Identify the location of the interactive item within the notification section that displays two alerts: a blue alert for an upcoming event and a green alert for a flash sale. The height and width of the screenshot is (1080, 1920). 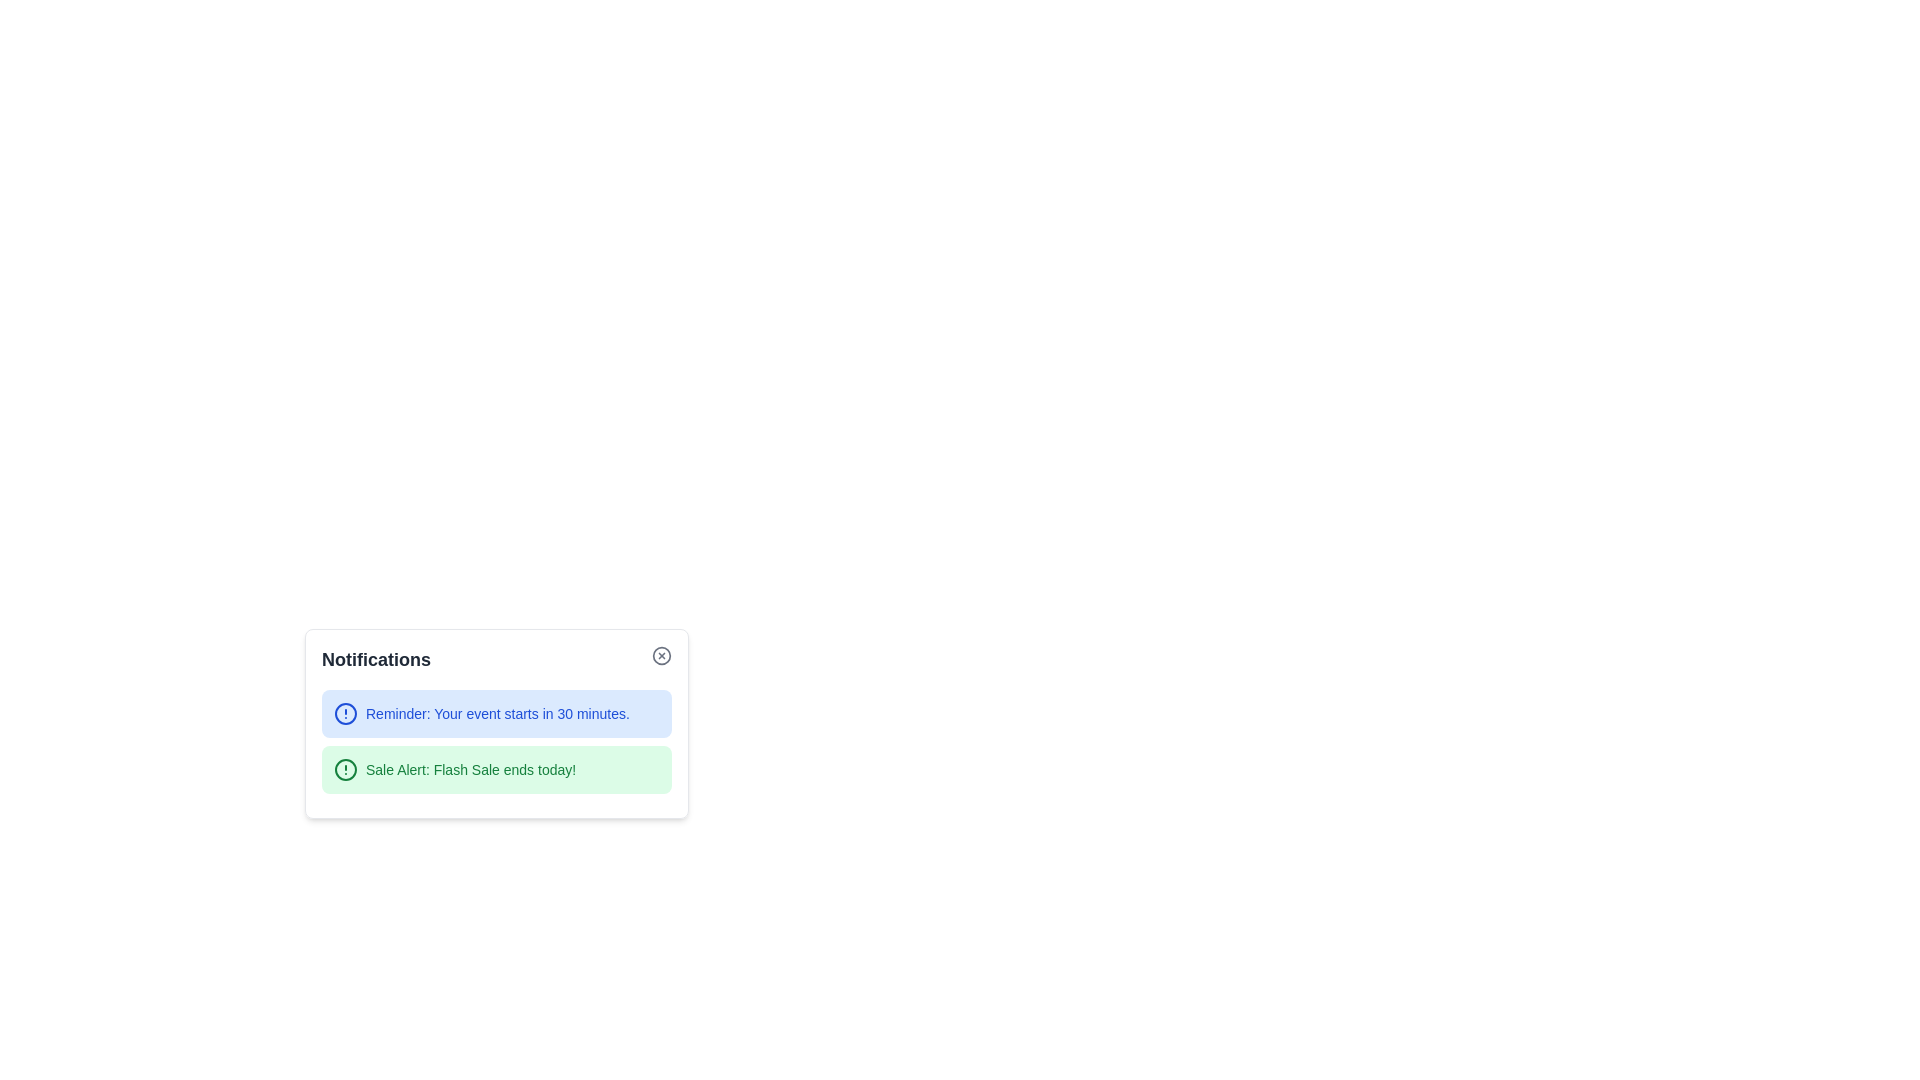
(497, 741).